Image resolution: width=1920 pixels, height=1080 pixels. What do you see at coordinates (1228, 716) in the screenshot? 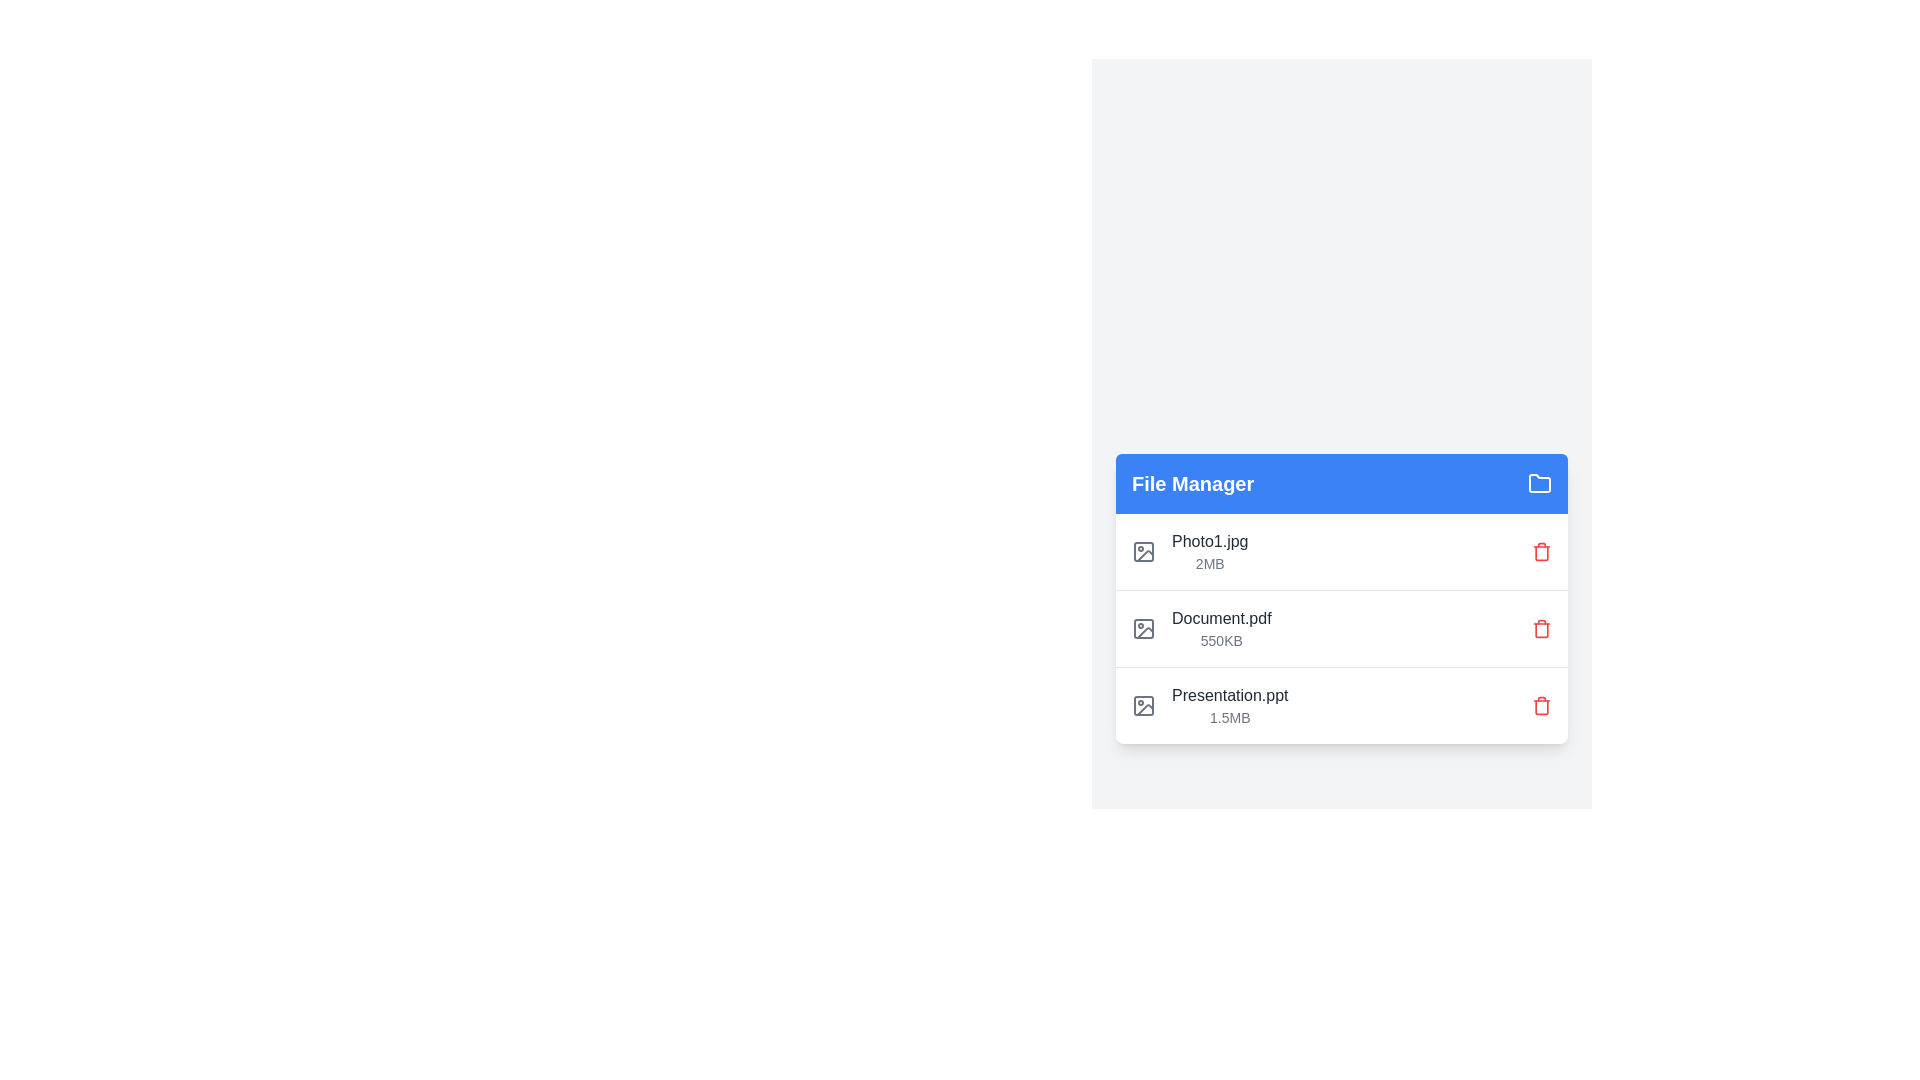
I see `the text label indicating the file size for 'Presentation.ppt' located in the third row of the file manager list` at bounding box center [1228, 716].